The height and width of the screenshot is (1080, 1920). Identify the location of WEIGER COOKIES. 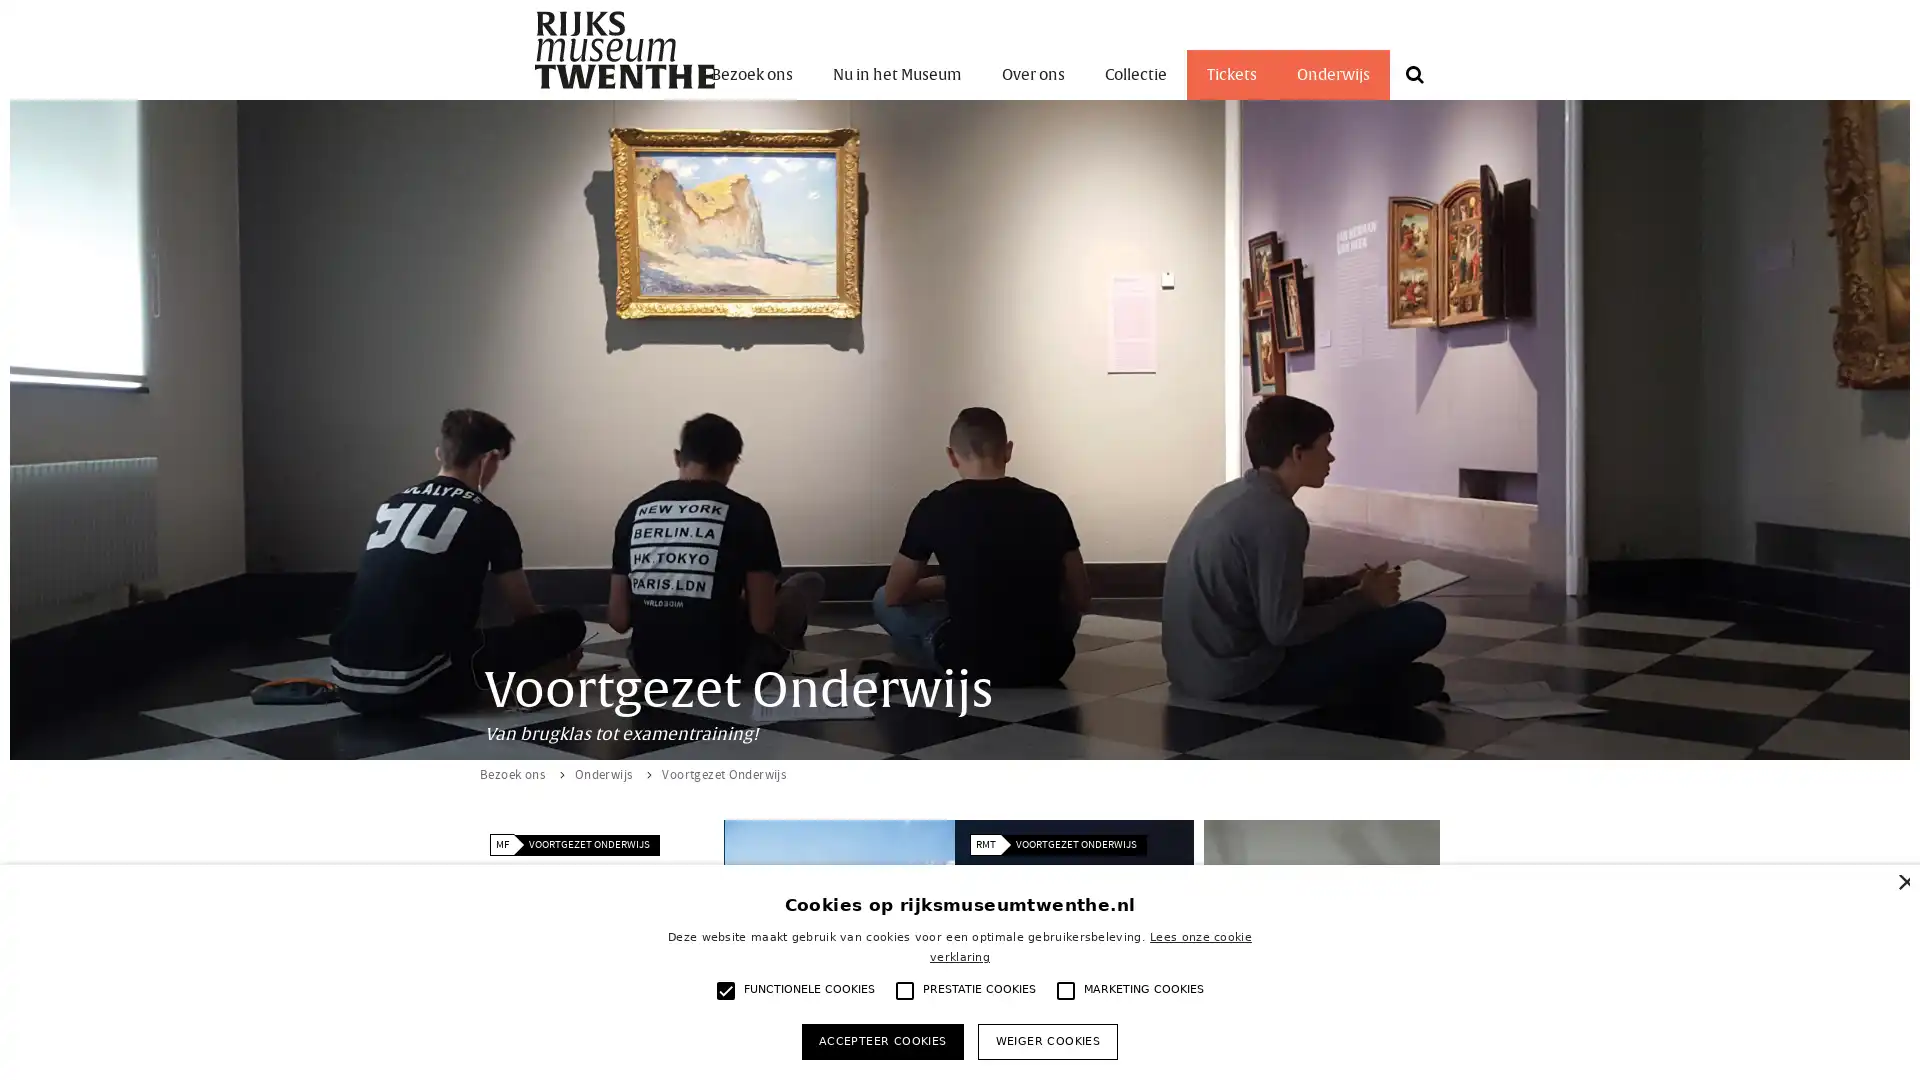
(1046, 1040).